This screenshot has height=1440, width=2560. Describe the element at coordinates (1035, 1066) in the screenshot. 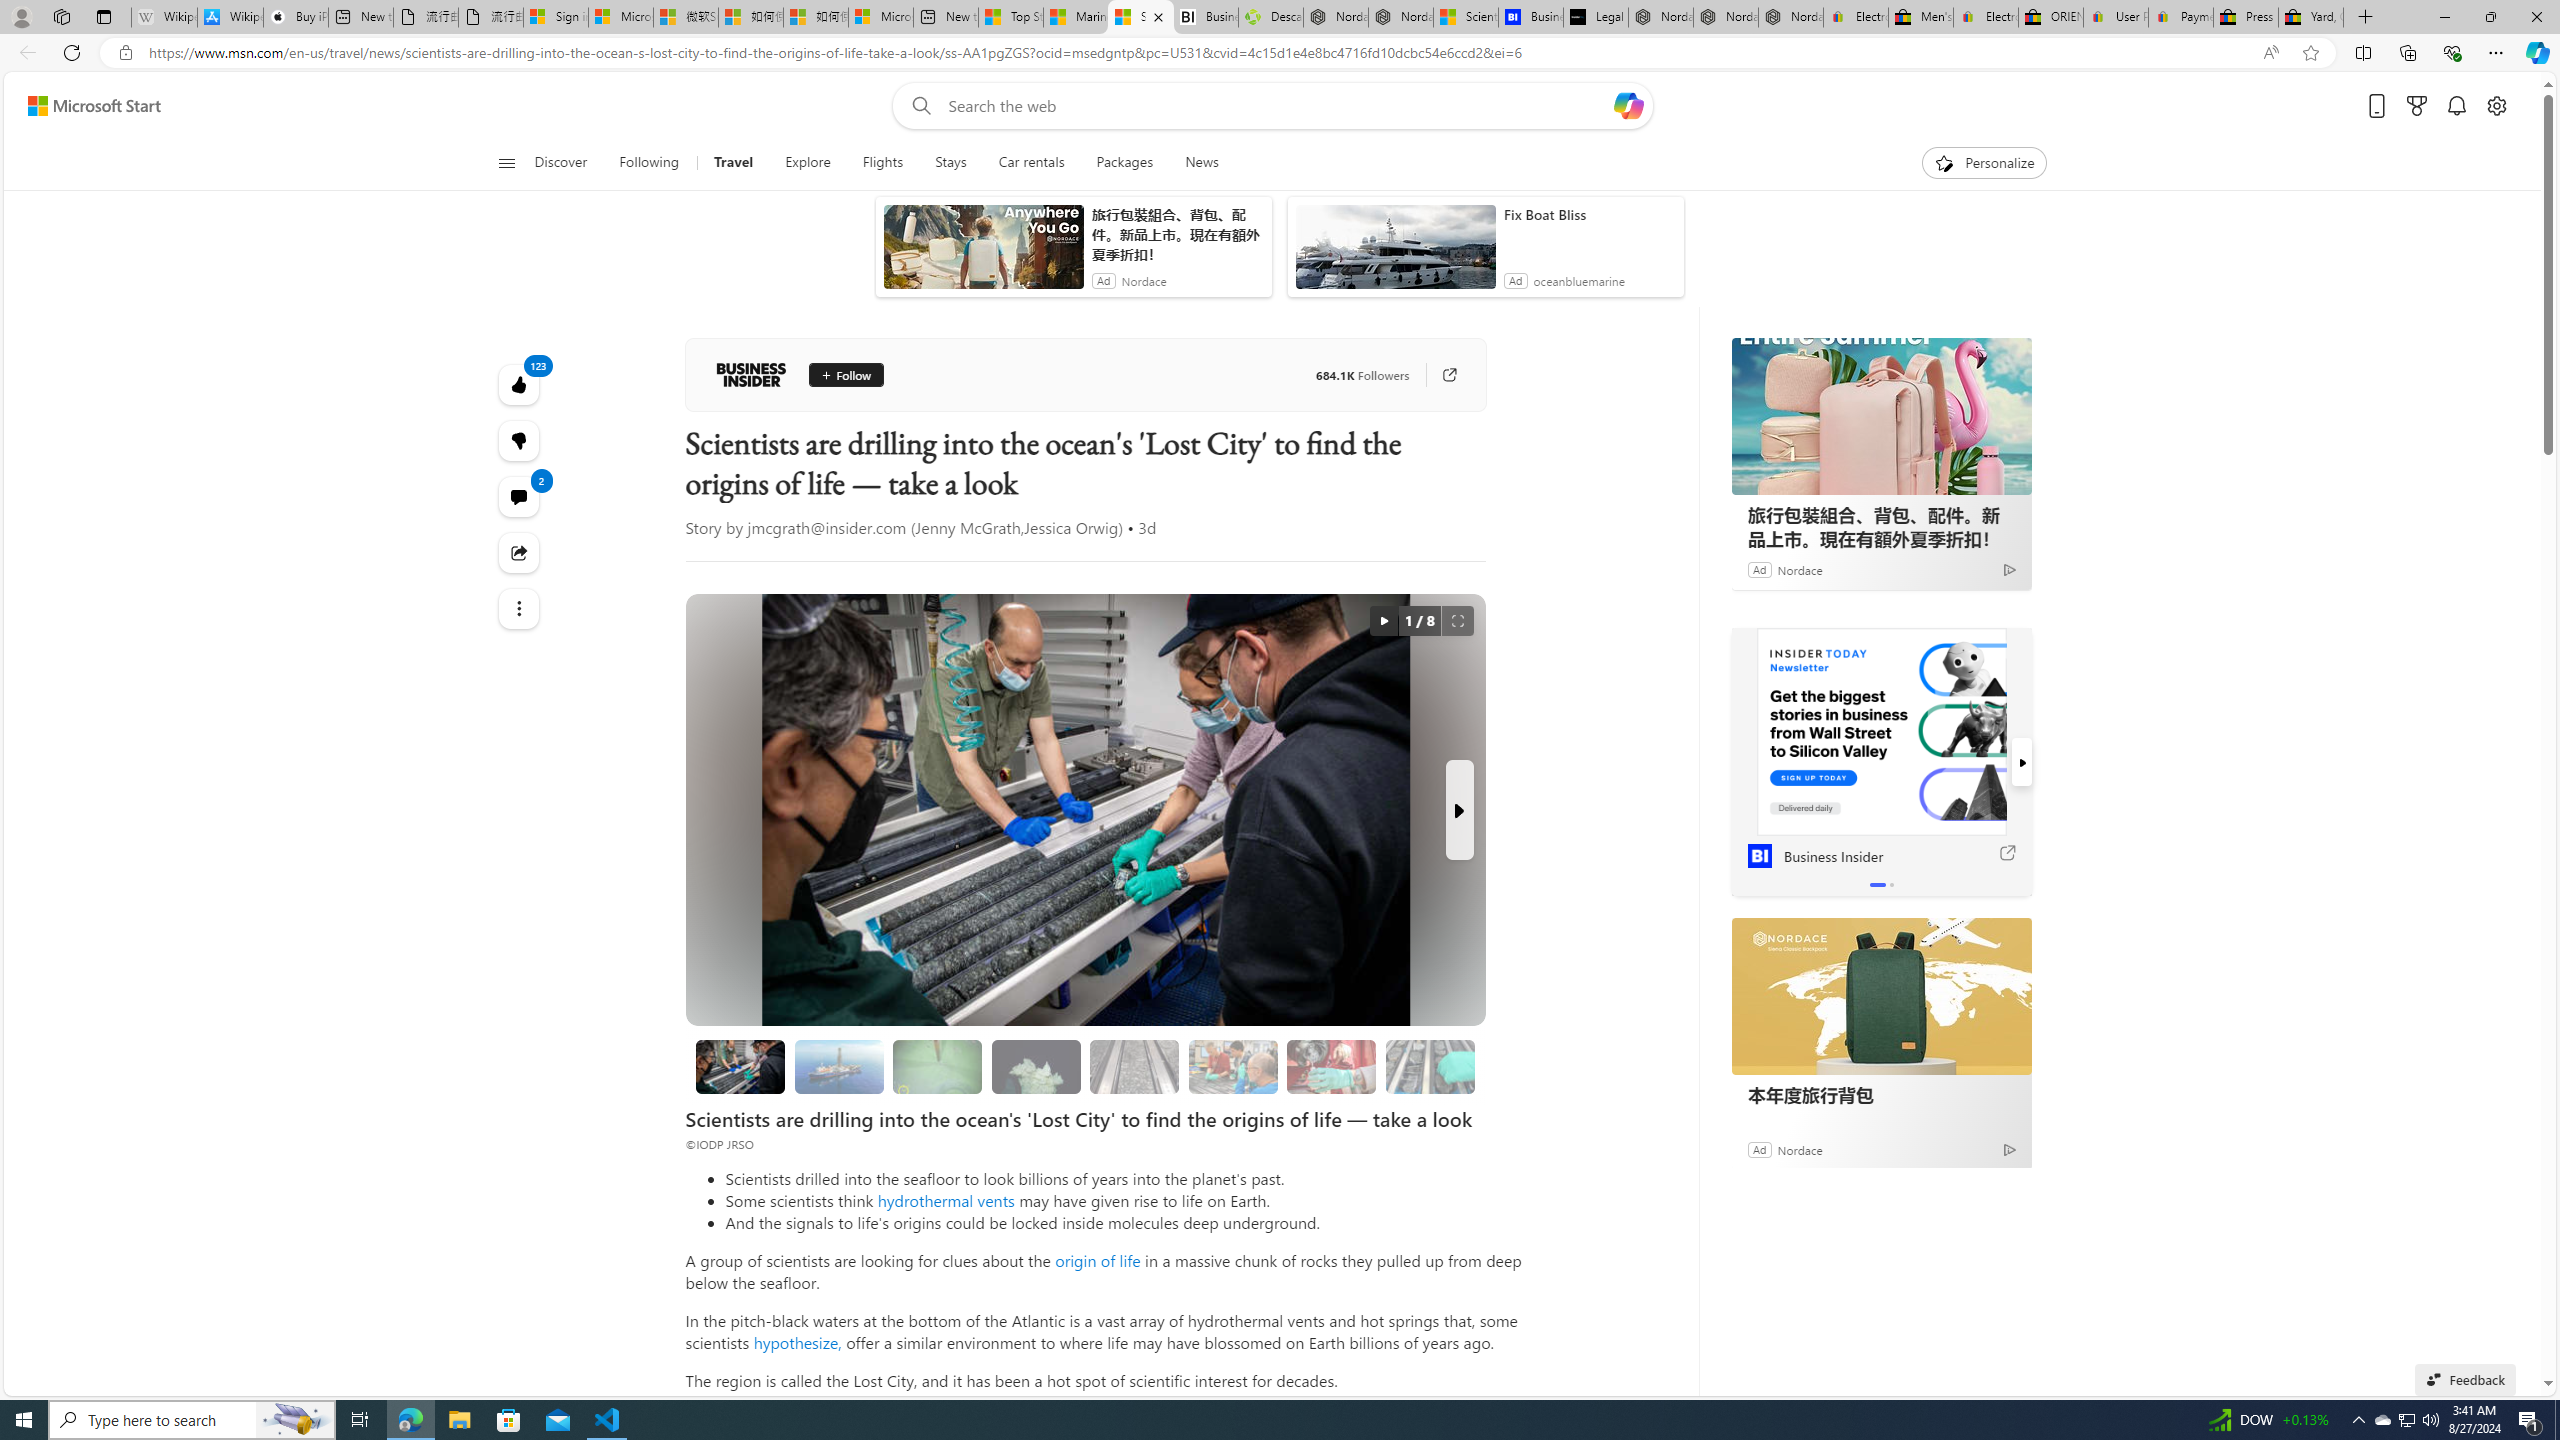

I see `'The Lost City could hold clues to the origin of life.'` at that location.